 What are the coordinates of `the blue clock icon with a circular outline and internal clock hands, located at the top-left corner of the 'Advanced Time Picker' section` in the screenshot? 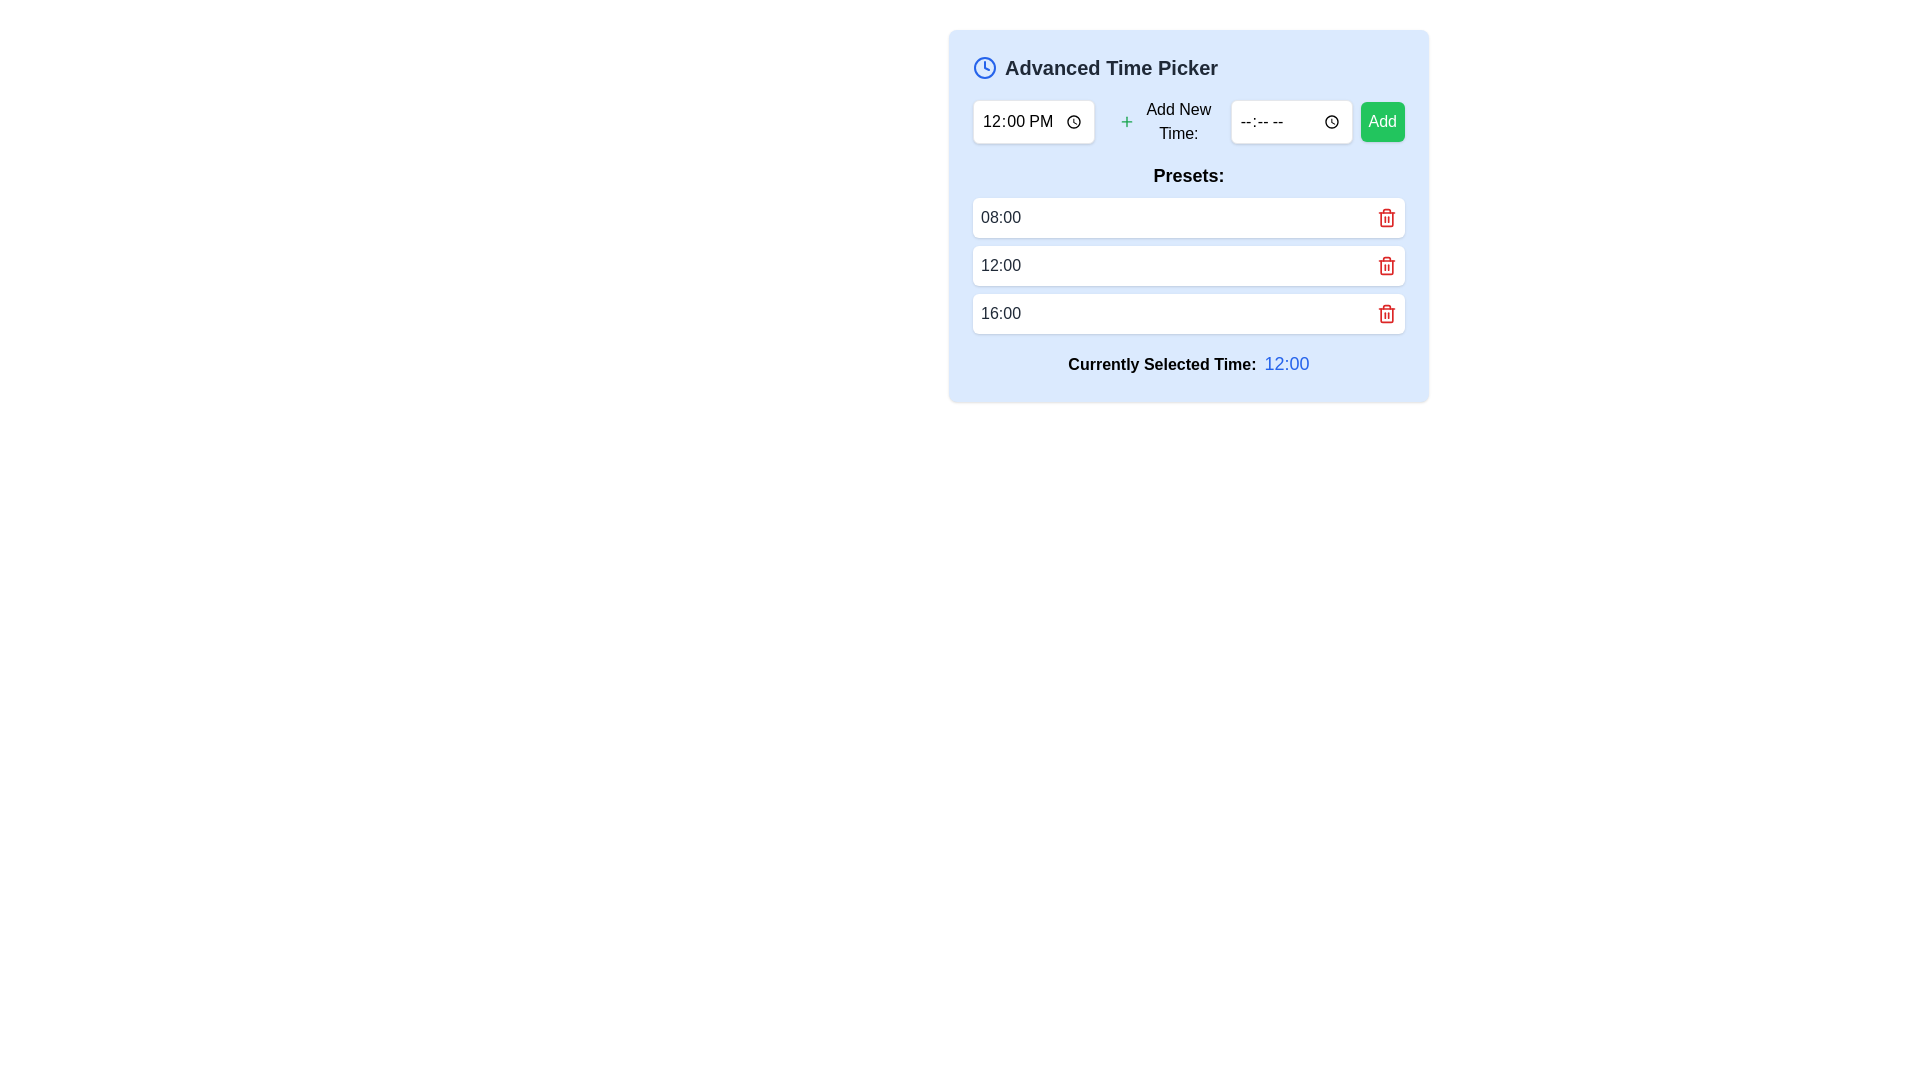 It's located at (984, 67).